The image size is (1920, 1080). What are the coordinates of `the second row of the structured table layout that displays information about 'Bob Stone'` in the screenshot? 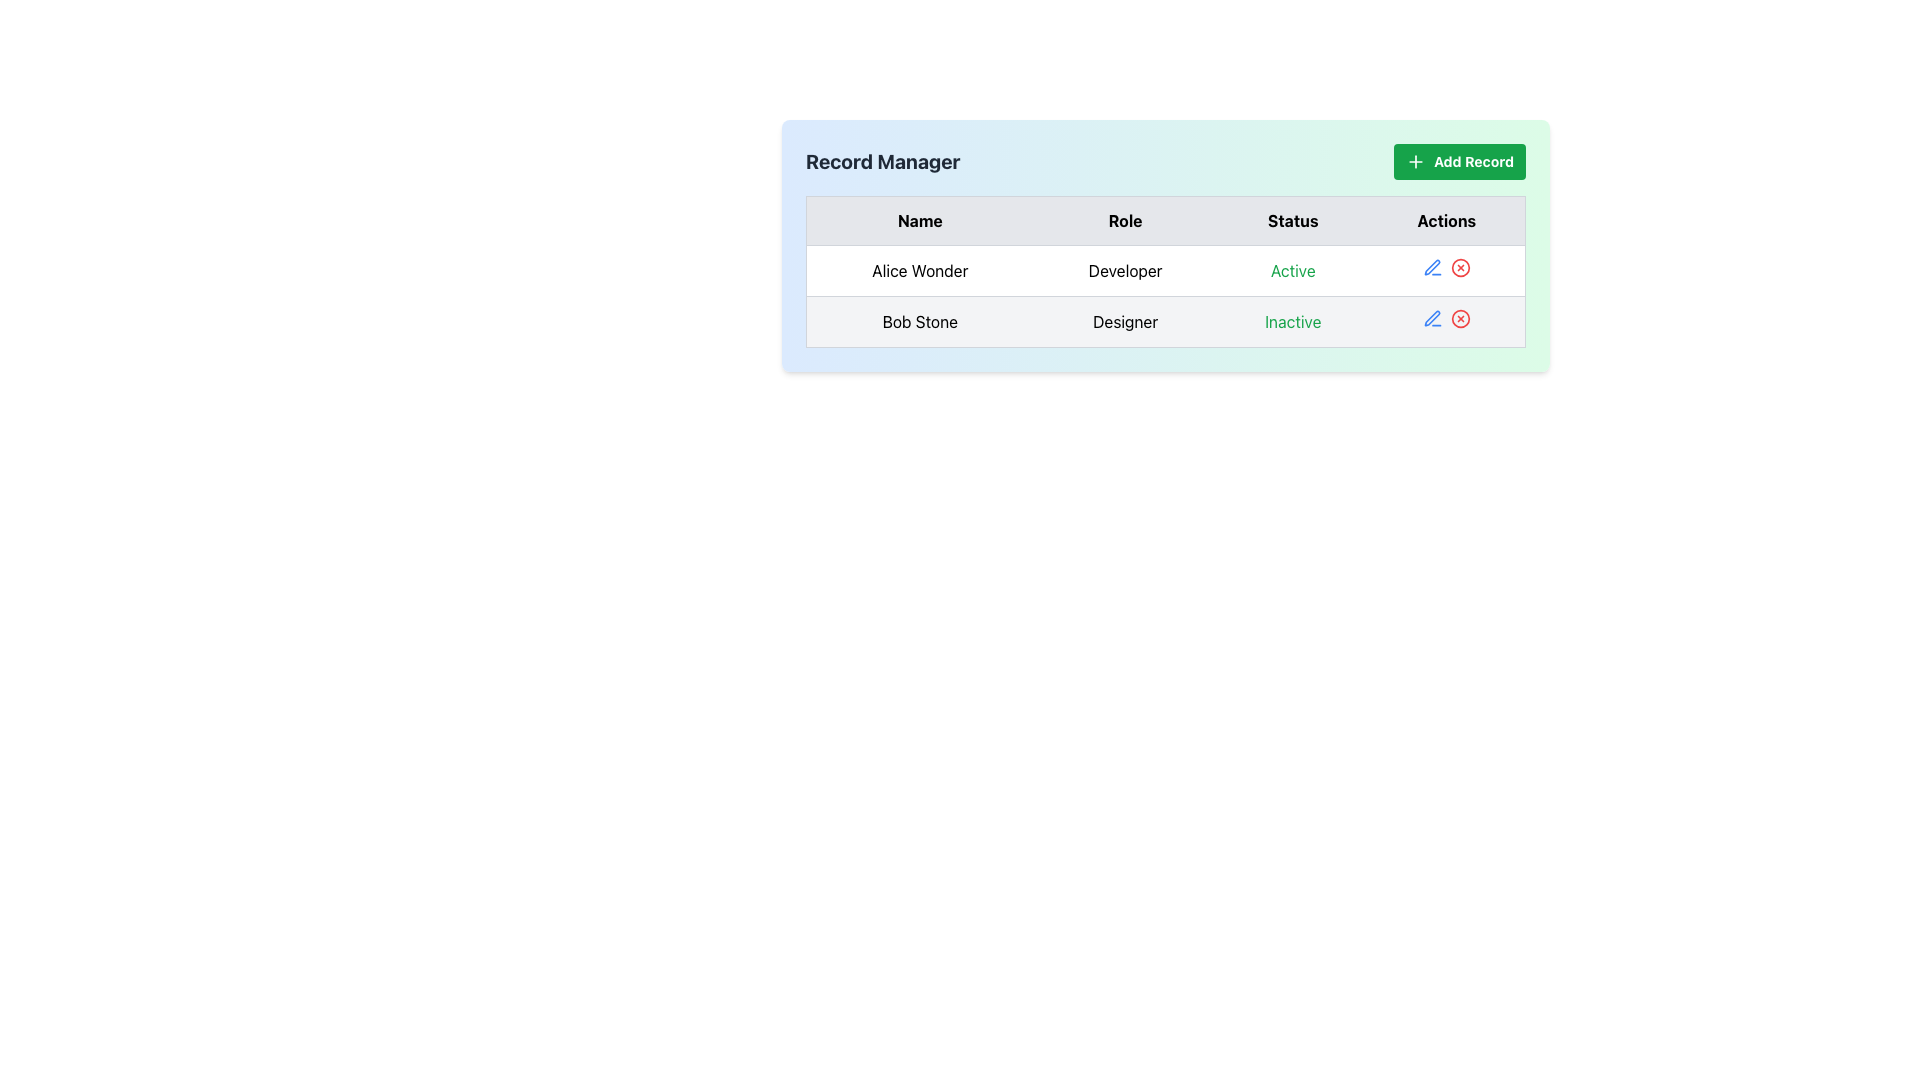 It's located at (1166, 320).